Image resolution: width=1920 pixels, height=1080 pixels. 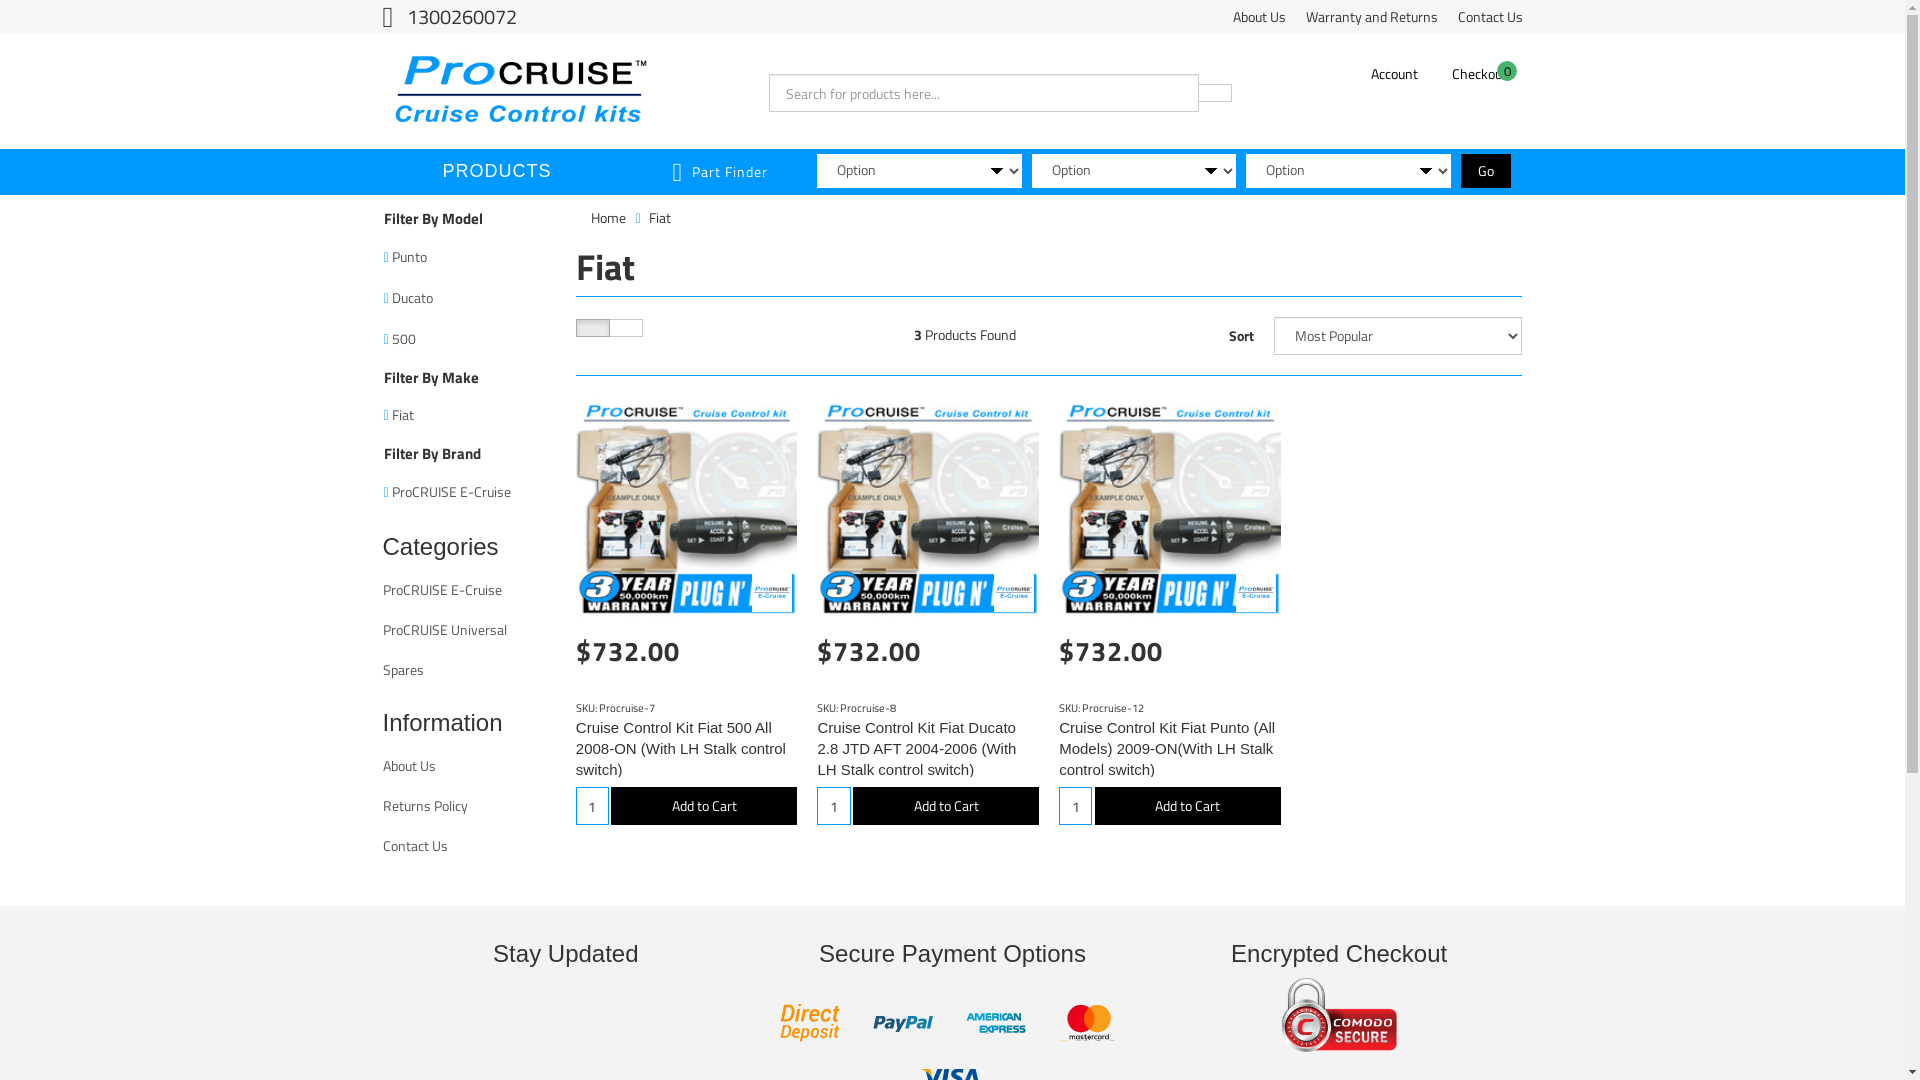 What do you see at coordinates (607, 217) in the screenshot?
I see `'Home'` at bounding box center [607, 217].